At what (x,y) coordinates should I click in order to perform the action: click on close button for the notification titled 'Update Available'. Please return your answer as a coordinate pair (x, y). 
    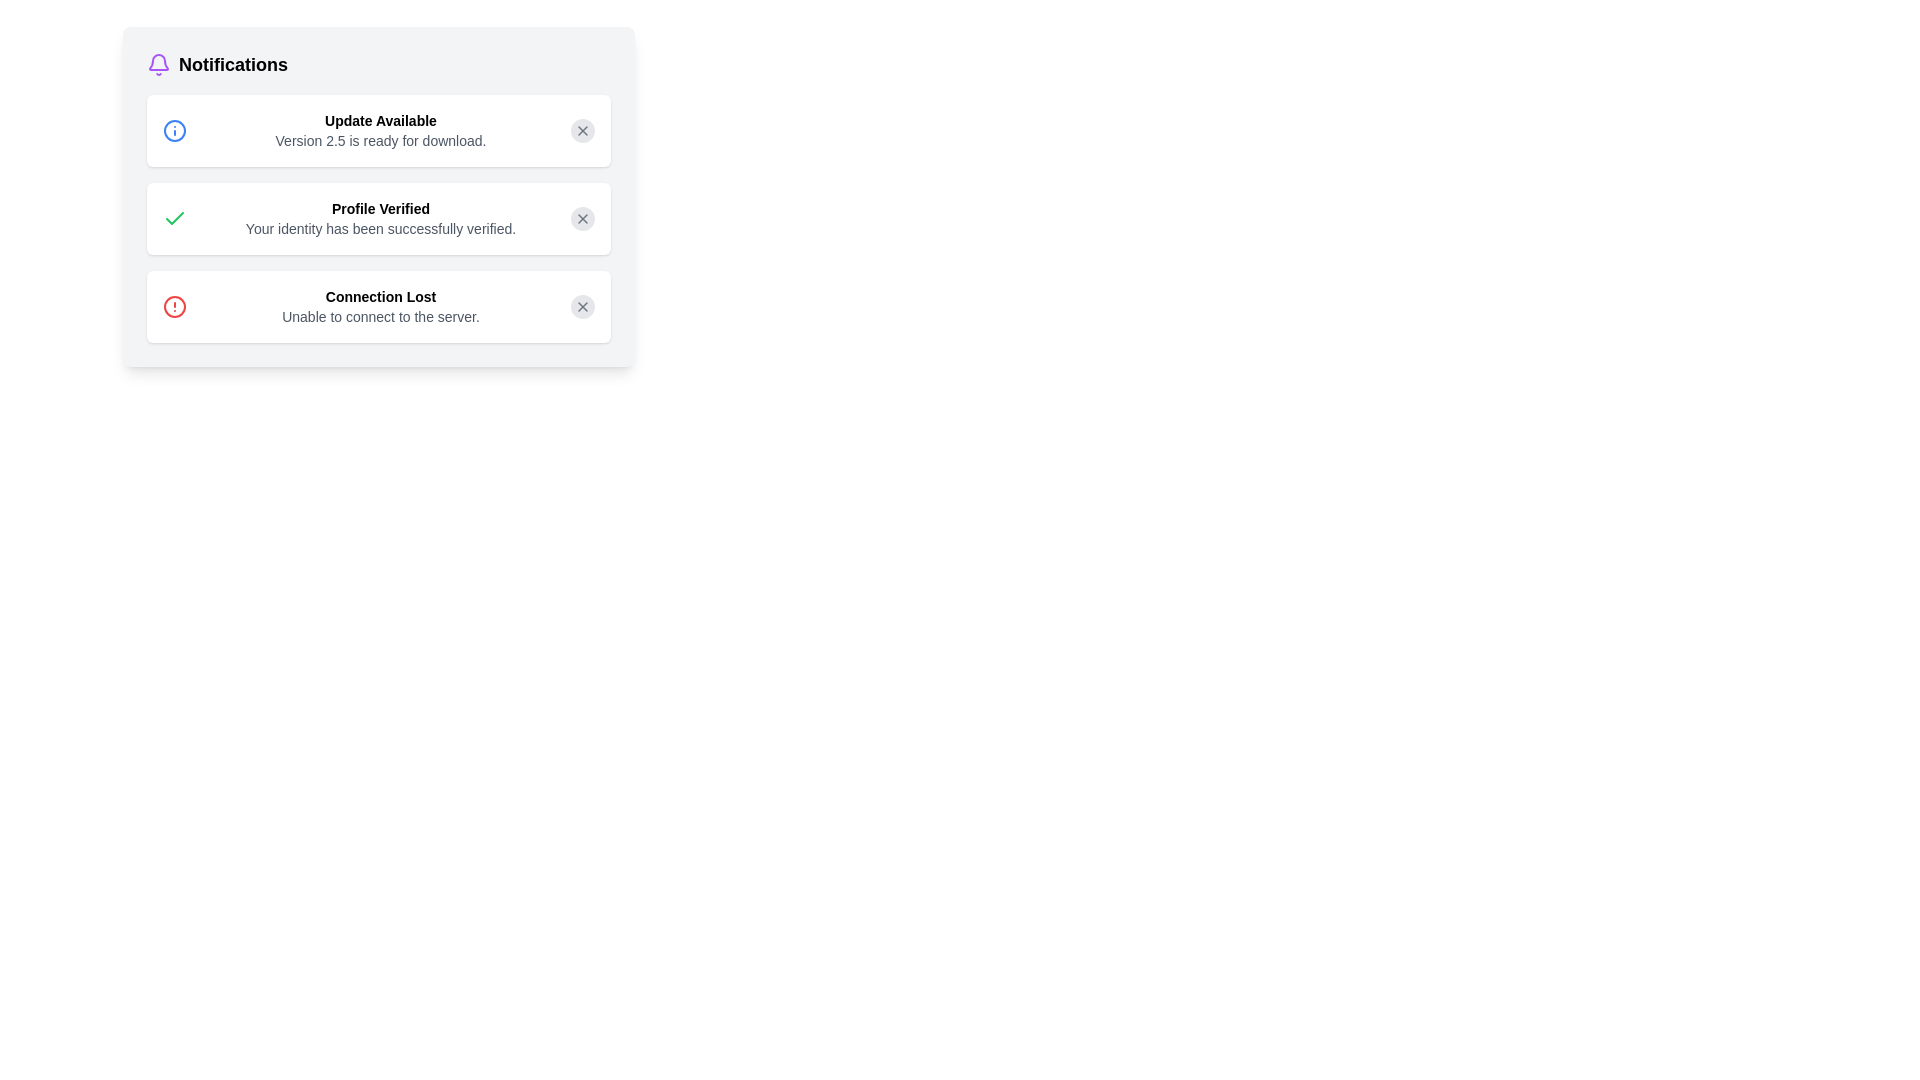
    Looking at the image, I should click on (581, 131).